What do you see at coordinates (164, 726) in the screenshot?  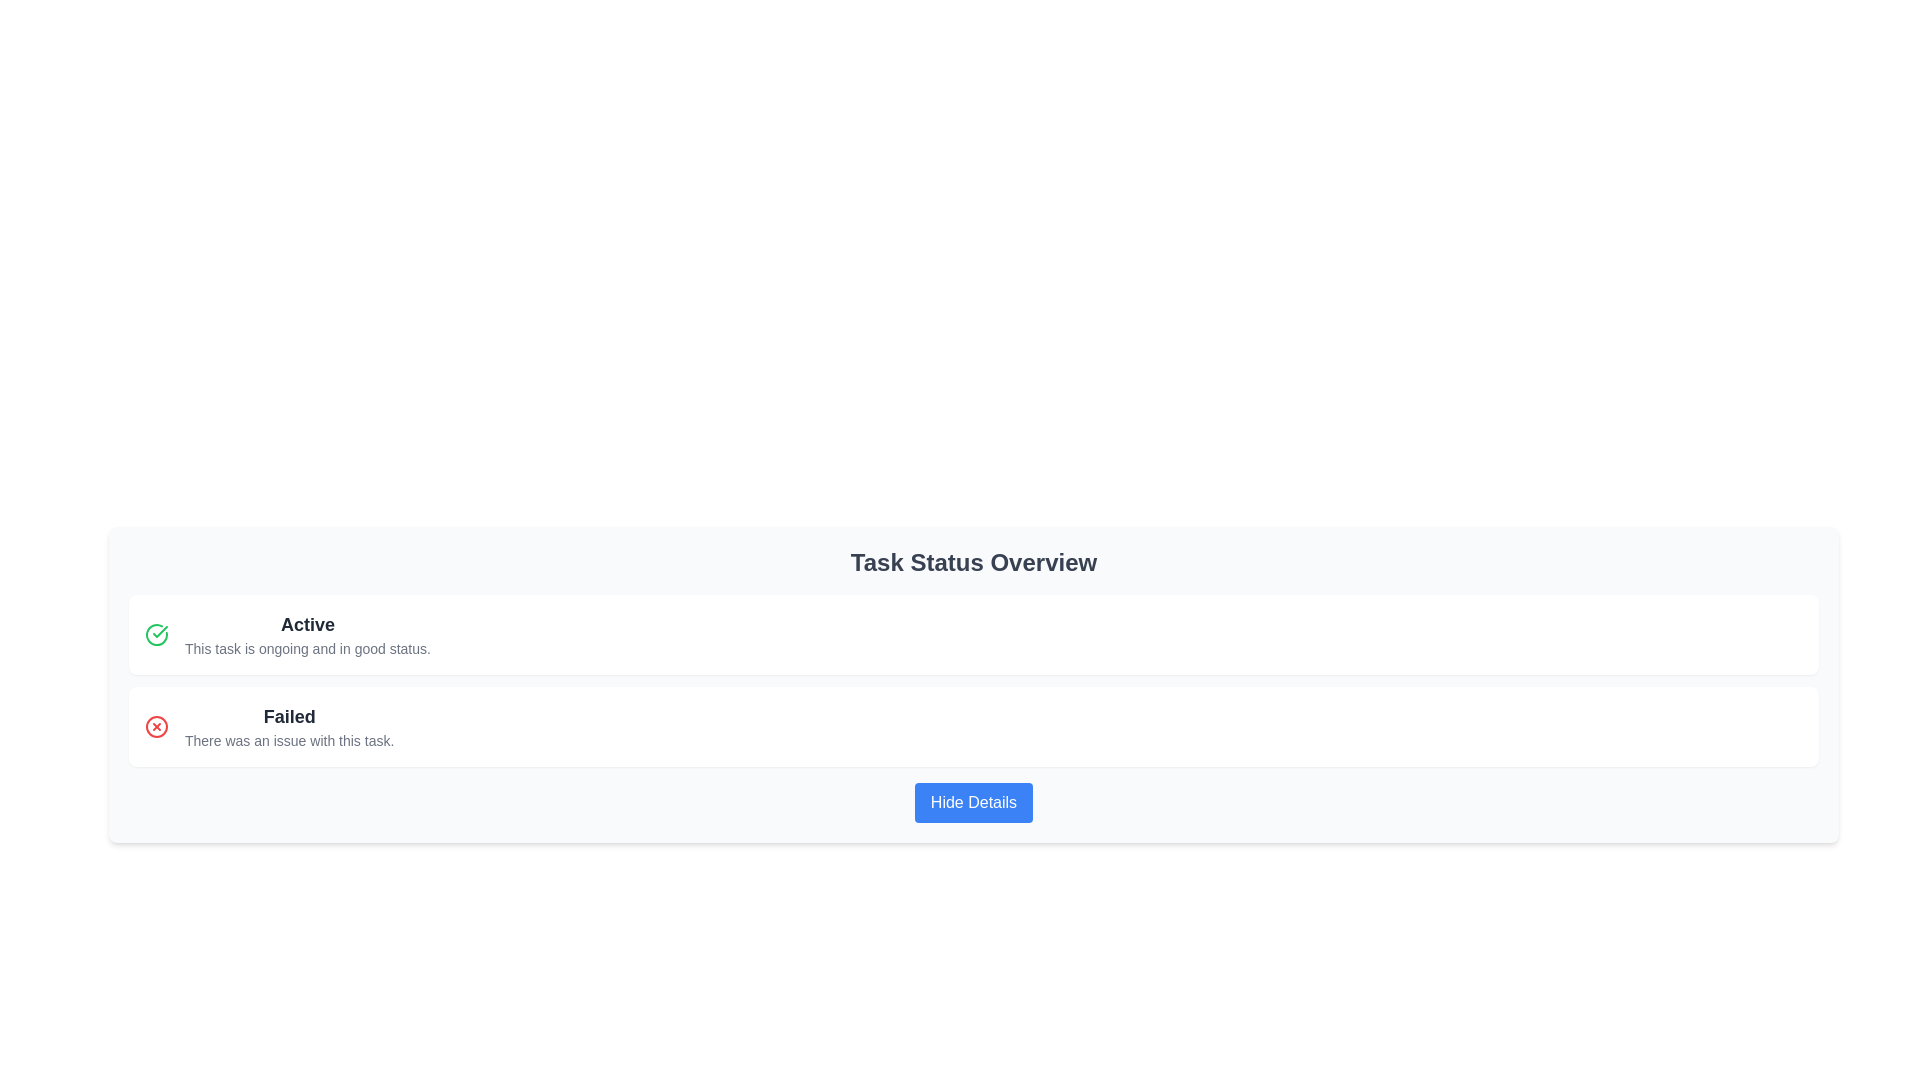 I see `attributes of the red circular icon with a white background and a red 'X' symbol, which is located immediately to the left of the text 'Failed' in the second row of the status list` at bounding box center [164, 726].